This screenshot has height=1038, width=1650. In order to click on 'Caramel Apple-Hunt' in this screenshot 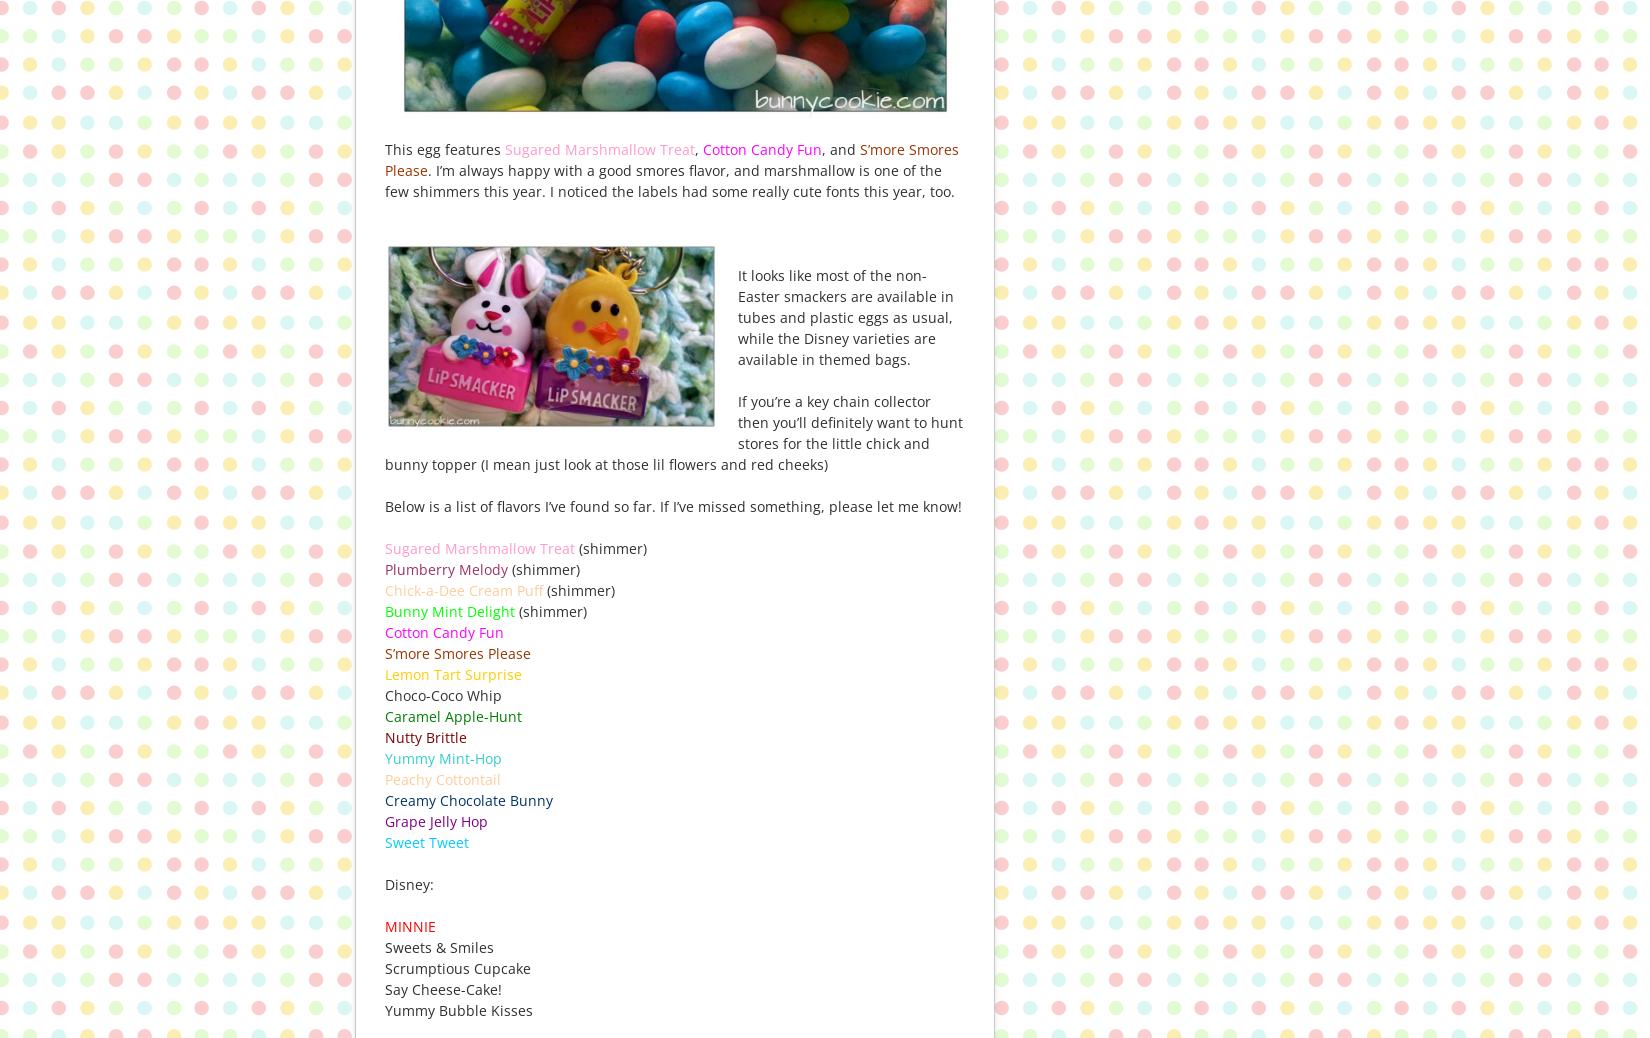, I will do `click(452, 714)`.